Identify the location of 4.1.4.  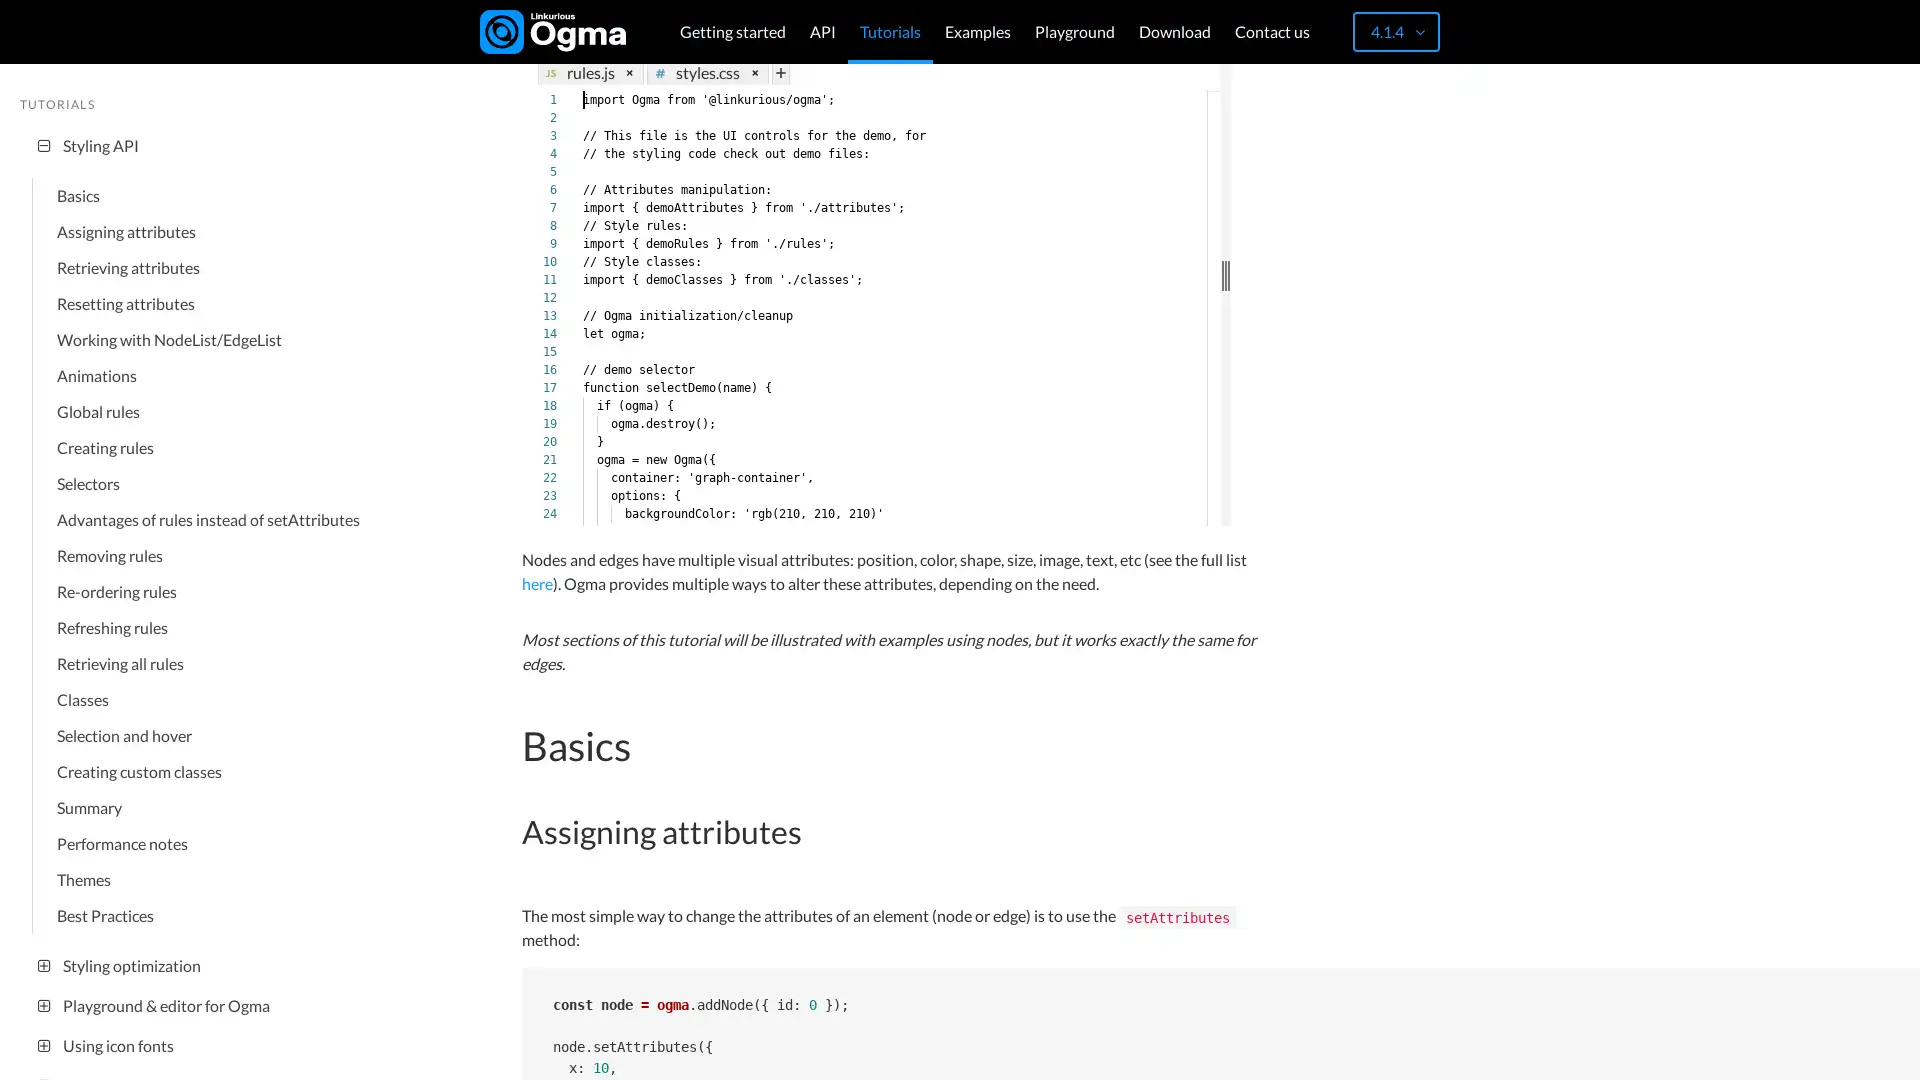
(1395, 31).